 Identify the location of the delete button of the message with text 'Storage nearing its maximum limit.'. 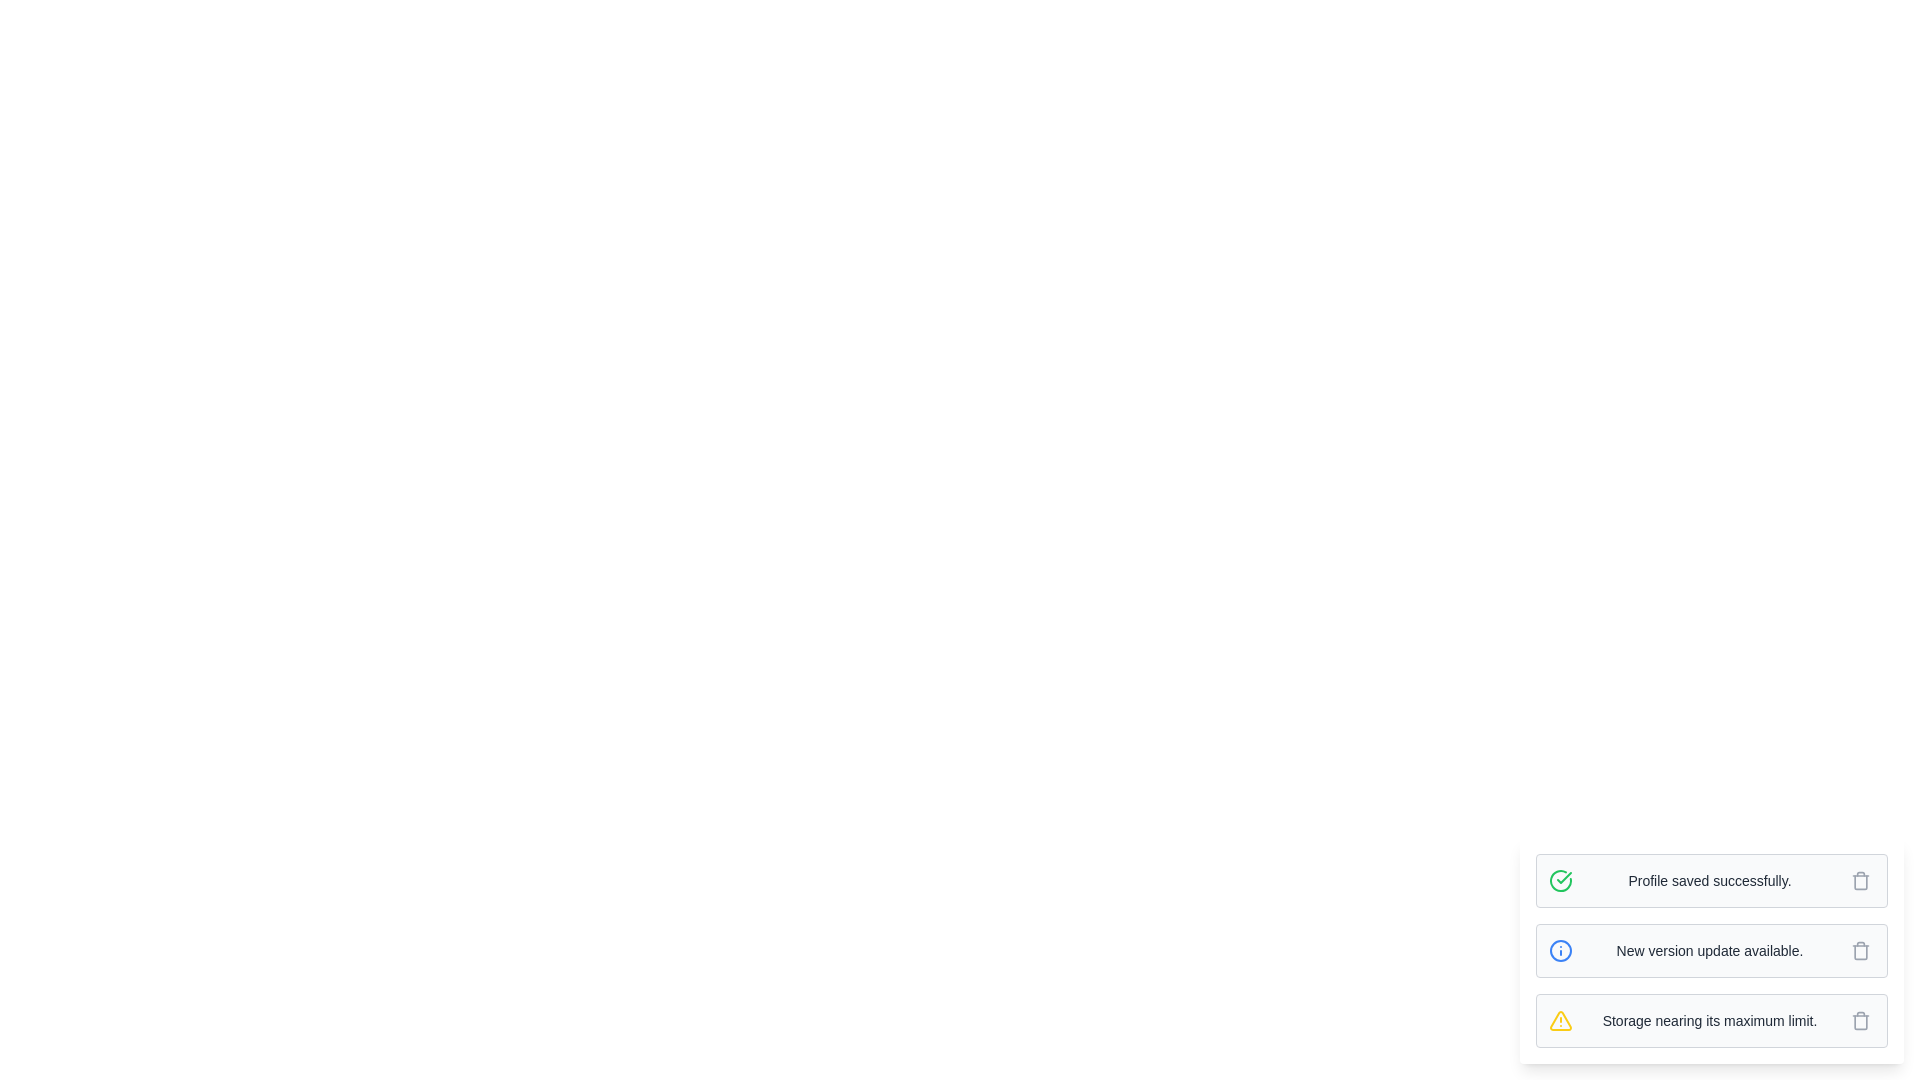
(1860, 1021).